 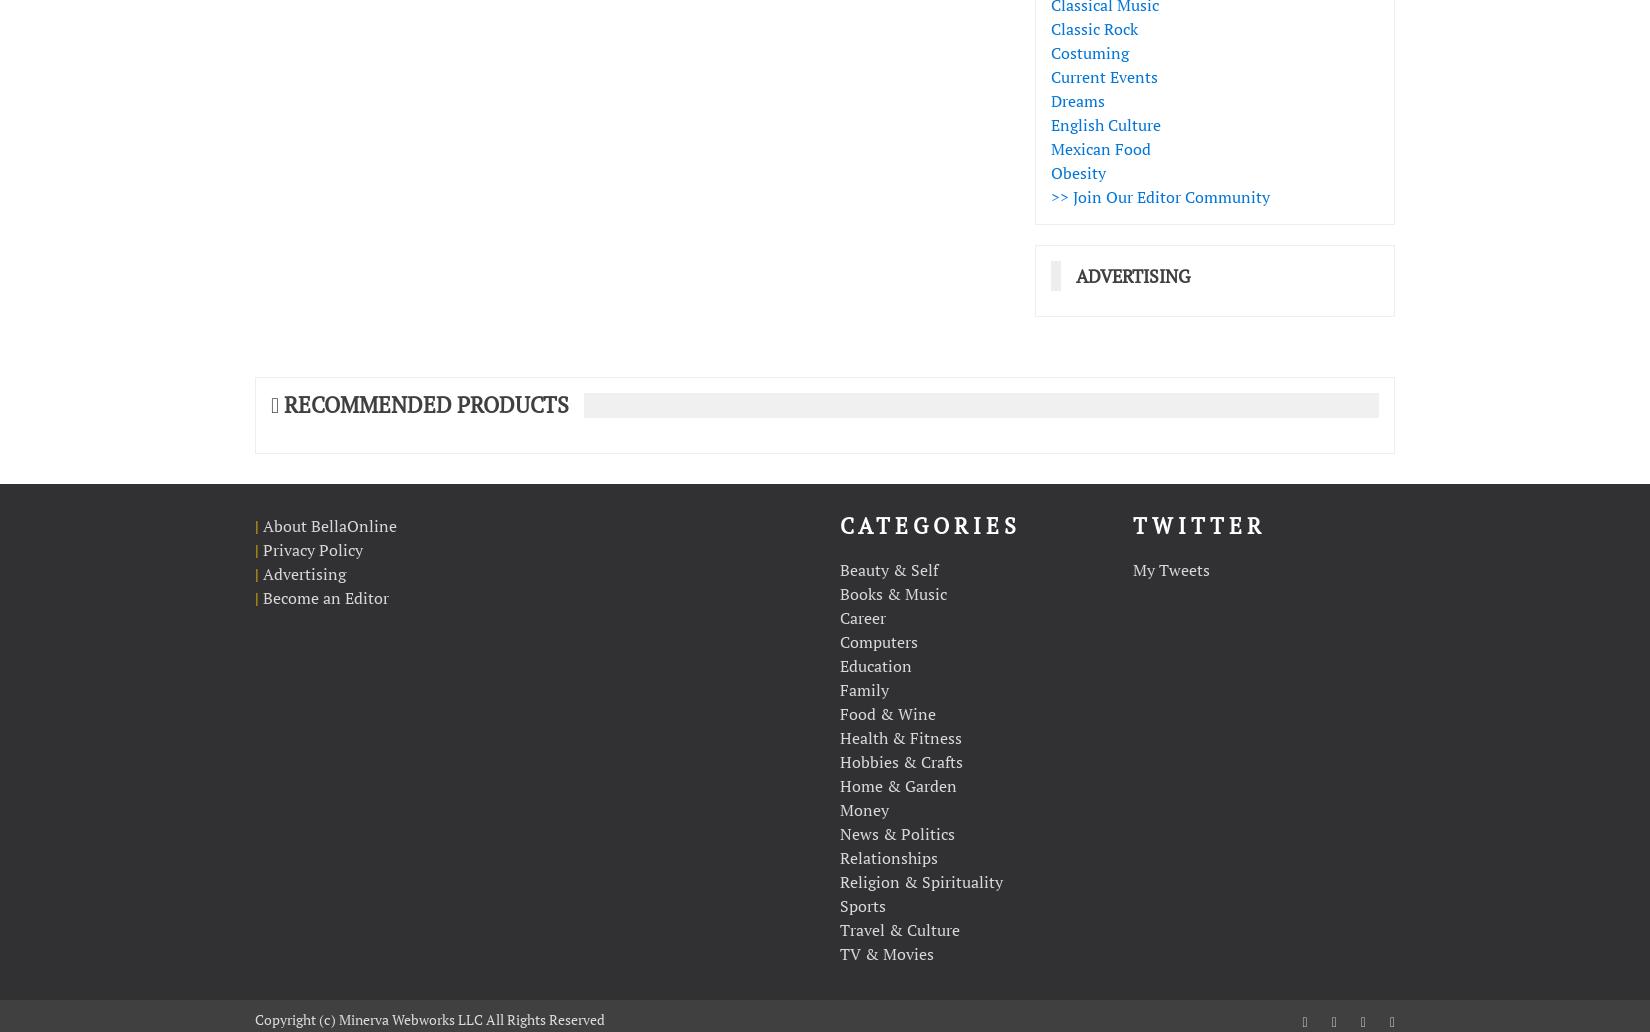 What do you see at coordinates (893, 592) in the screenshot?
I see `'Books & Music'` at bounding box center [893, 592].